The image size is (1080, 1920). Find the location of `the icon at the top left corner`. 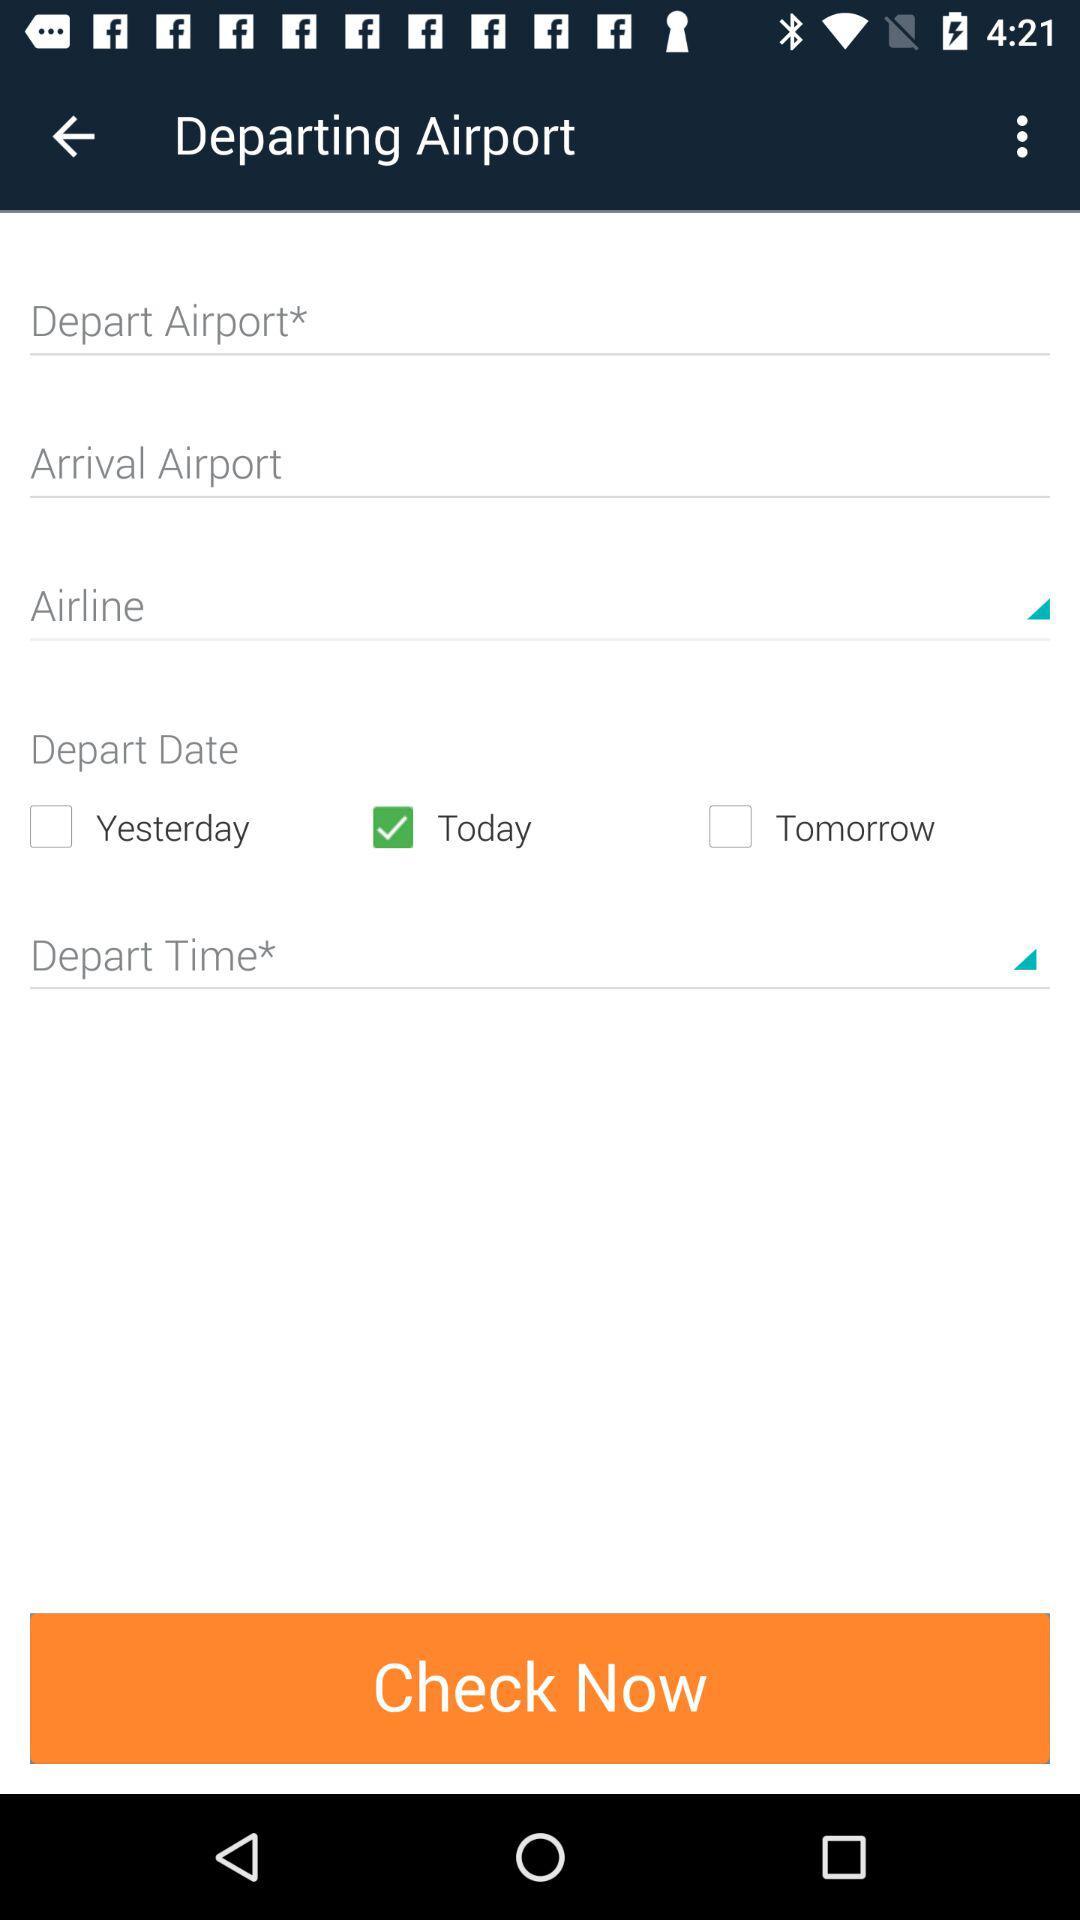

the icon at the top left corner is located at coordinates (72, 135).